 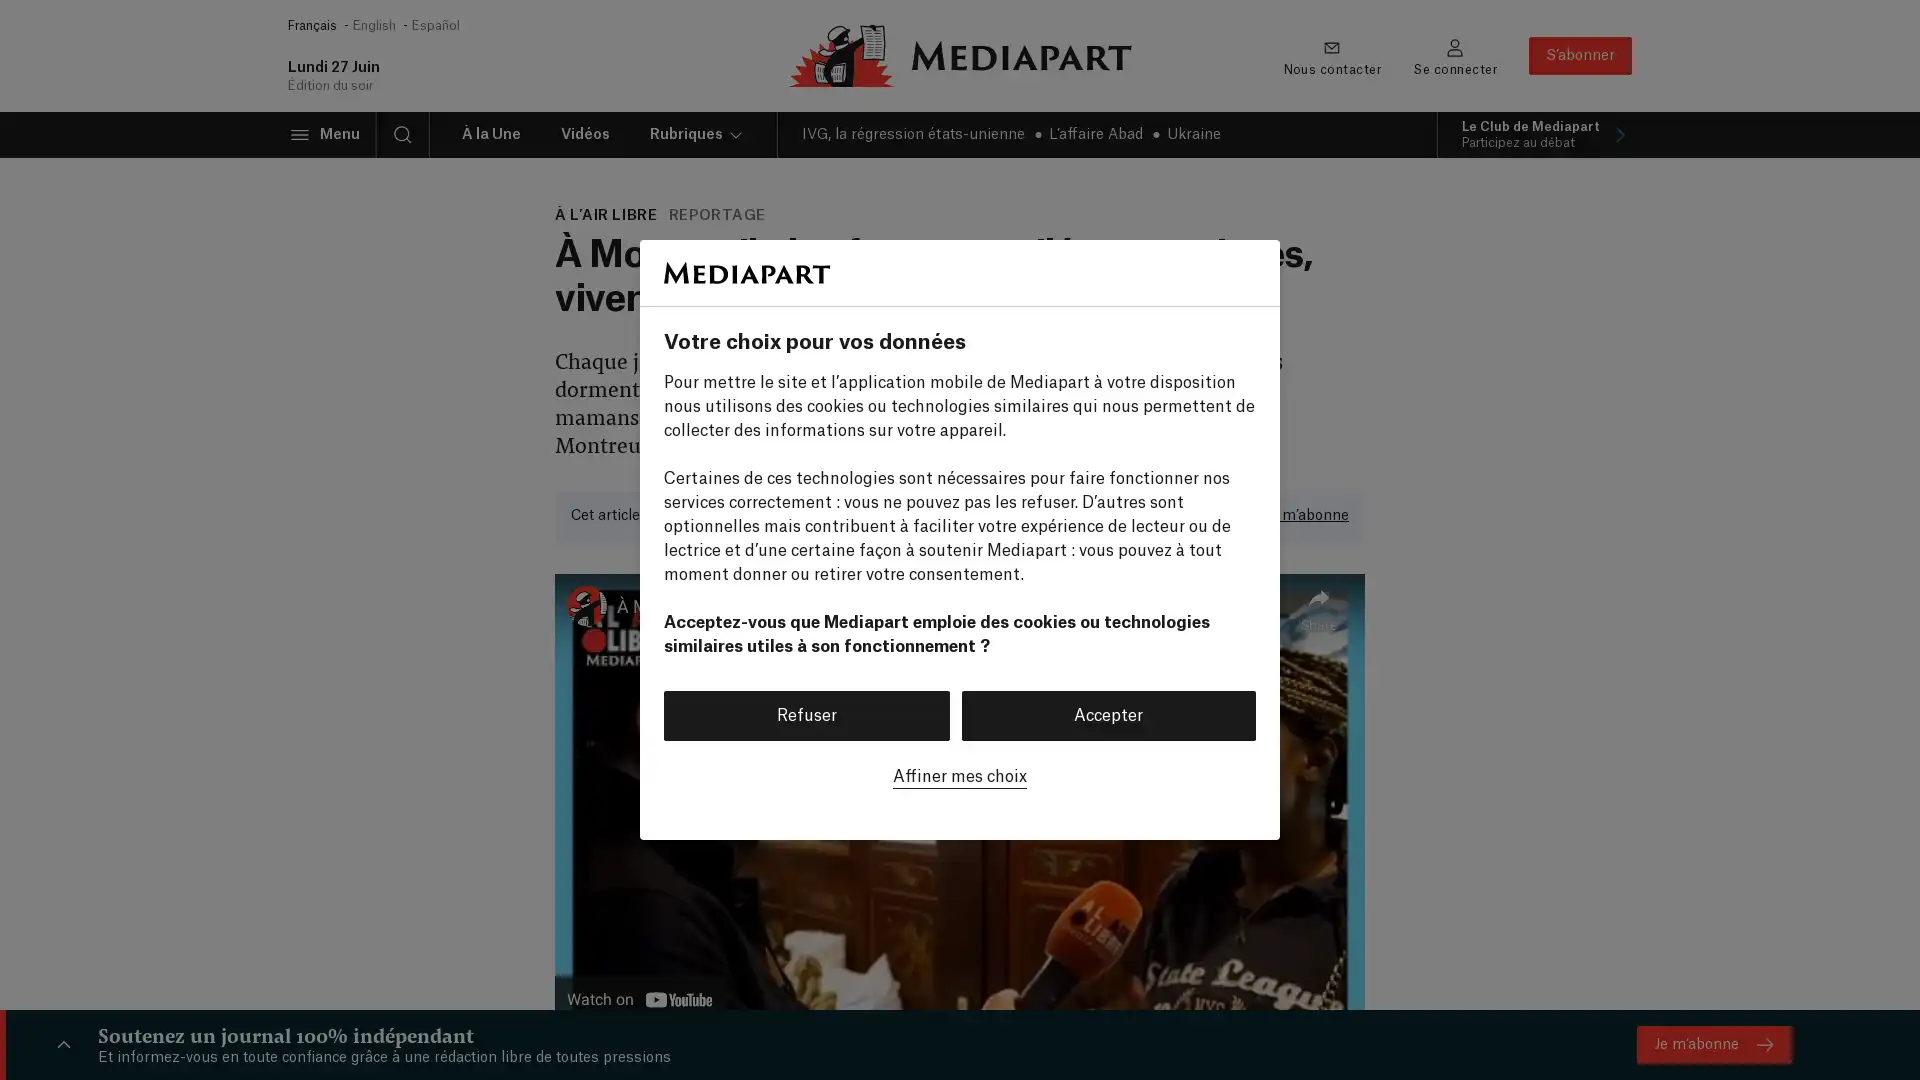 What do you see at coordinates (960, 774) in the screenshot?
I see `Affiner mes choix` at bounding box center [960, 774].